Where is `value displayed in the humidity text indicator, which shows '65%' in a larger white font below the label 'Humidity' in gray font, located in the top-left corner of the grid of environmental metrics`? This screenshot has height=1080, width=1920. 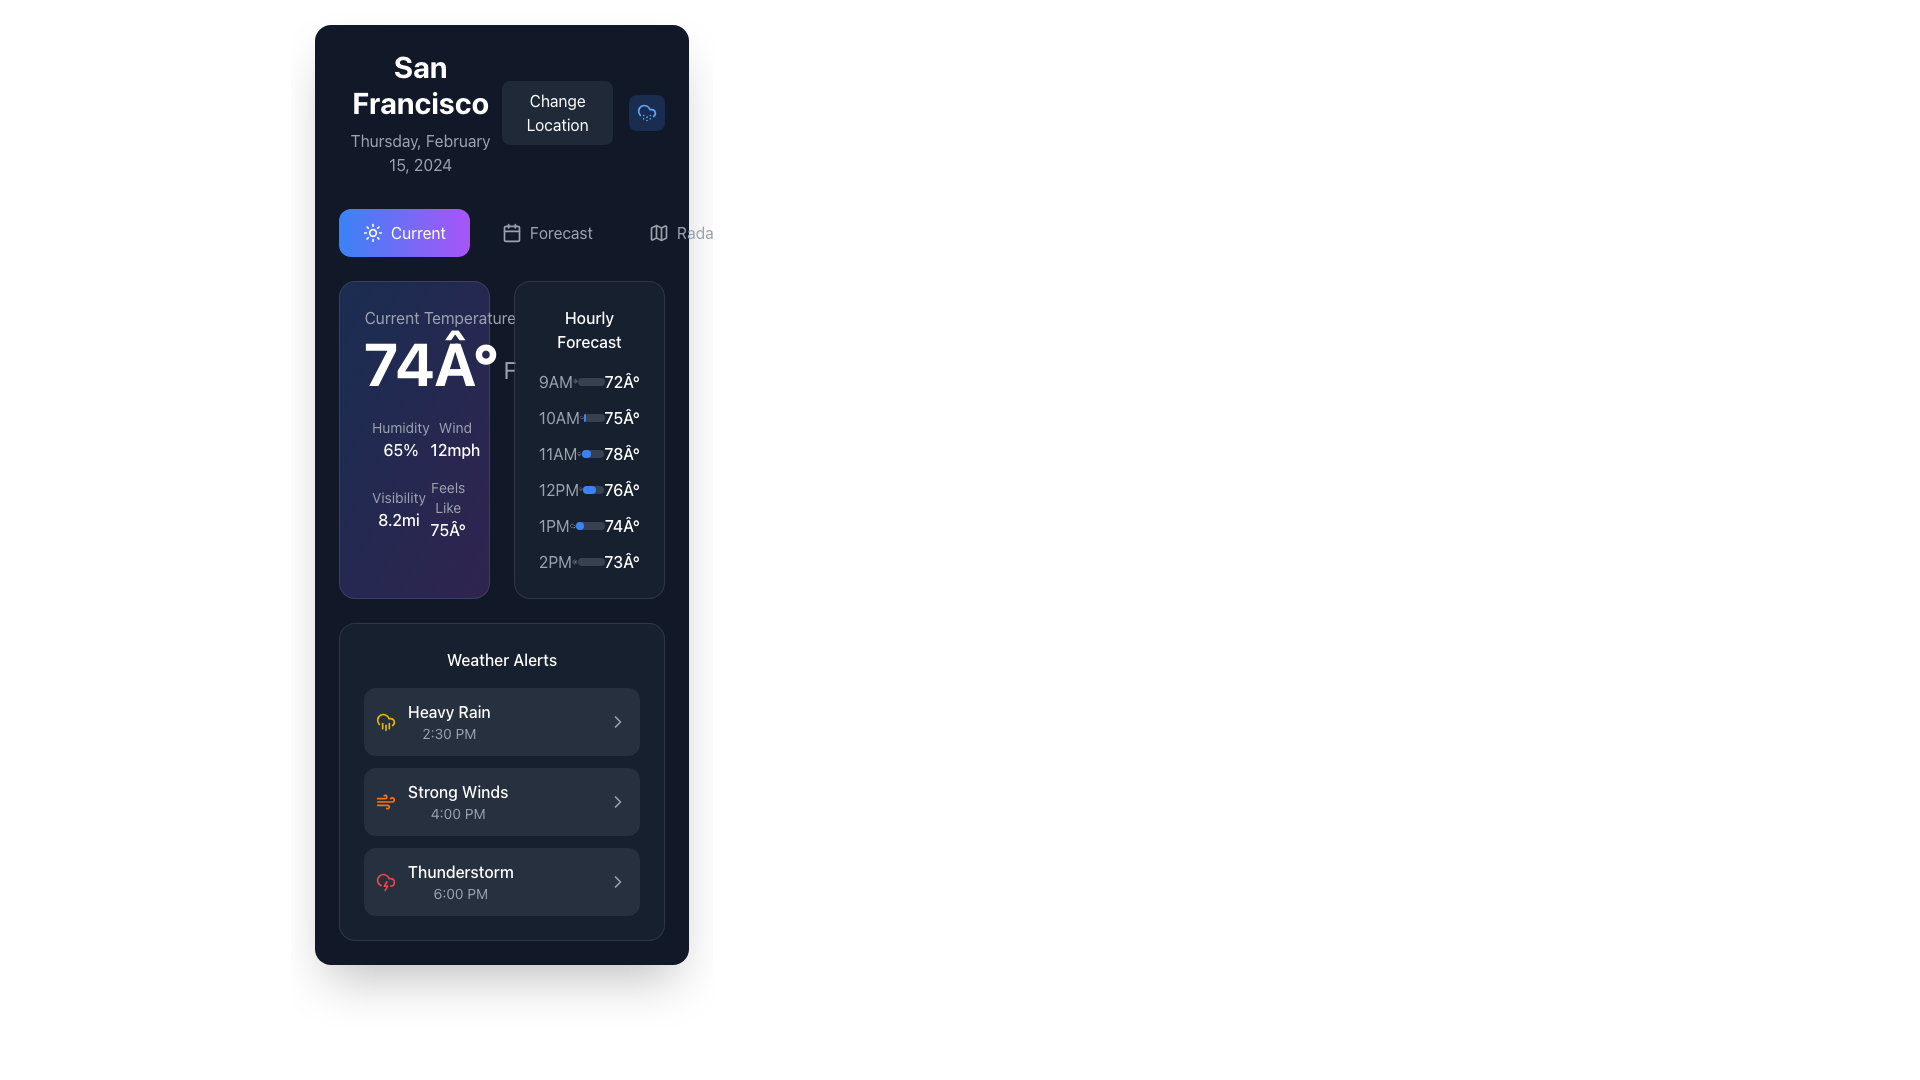
value displayed in the humidity text indicator, which shows '65%' in a larger white font below the label 'Humidity' in gray font, located in the top-left corner of the grid of environmental metrics is located at coordinates (385, 438).